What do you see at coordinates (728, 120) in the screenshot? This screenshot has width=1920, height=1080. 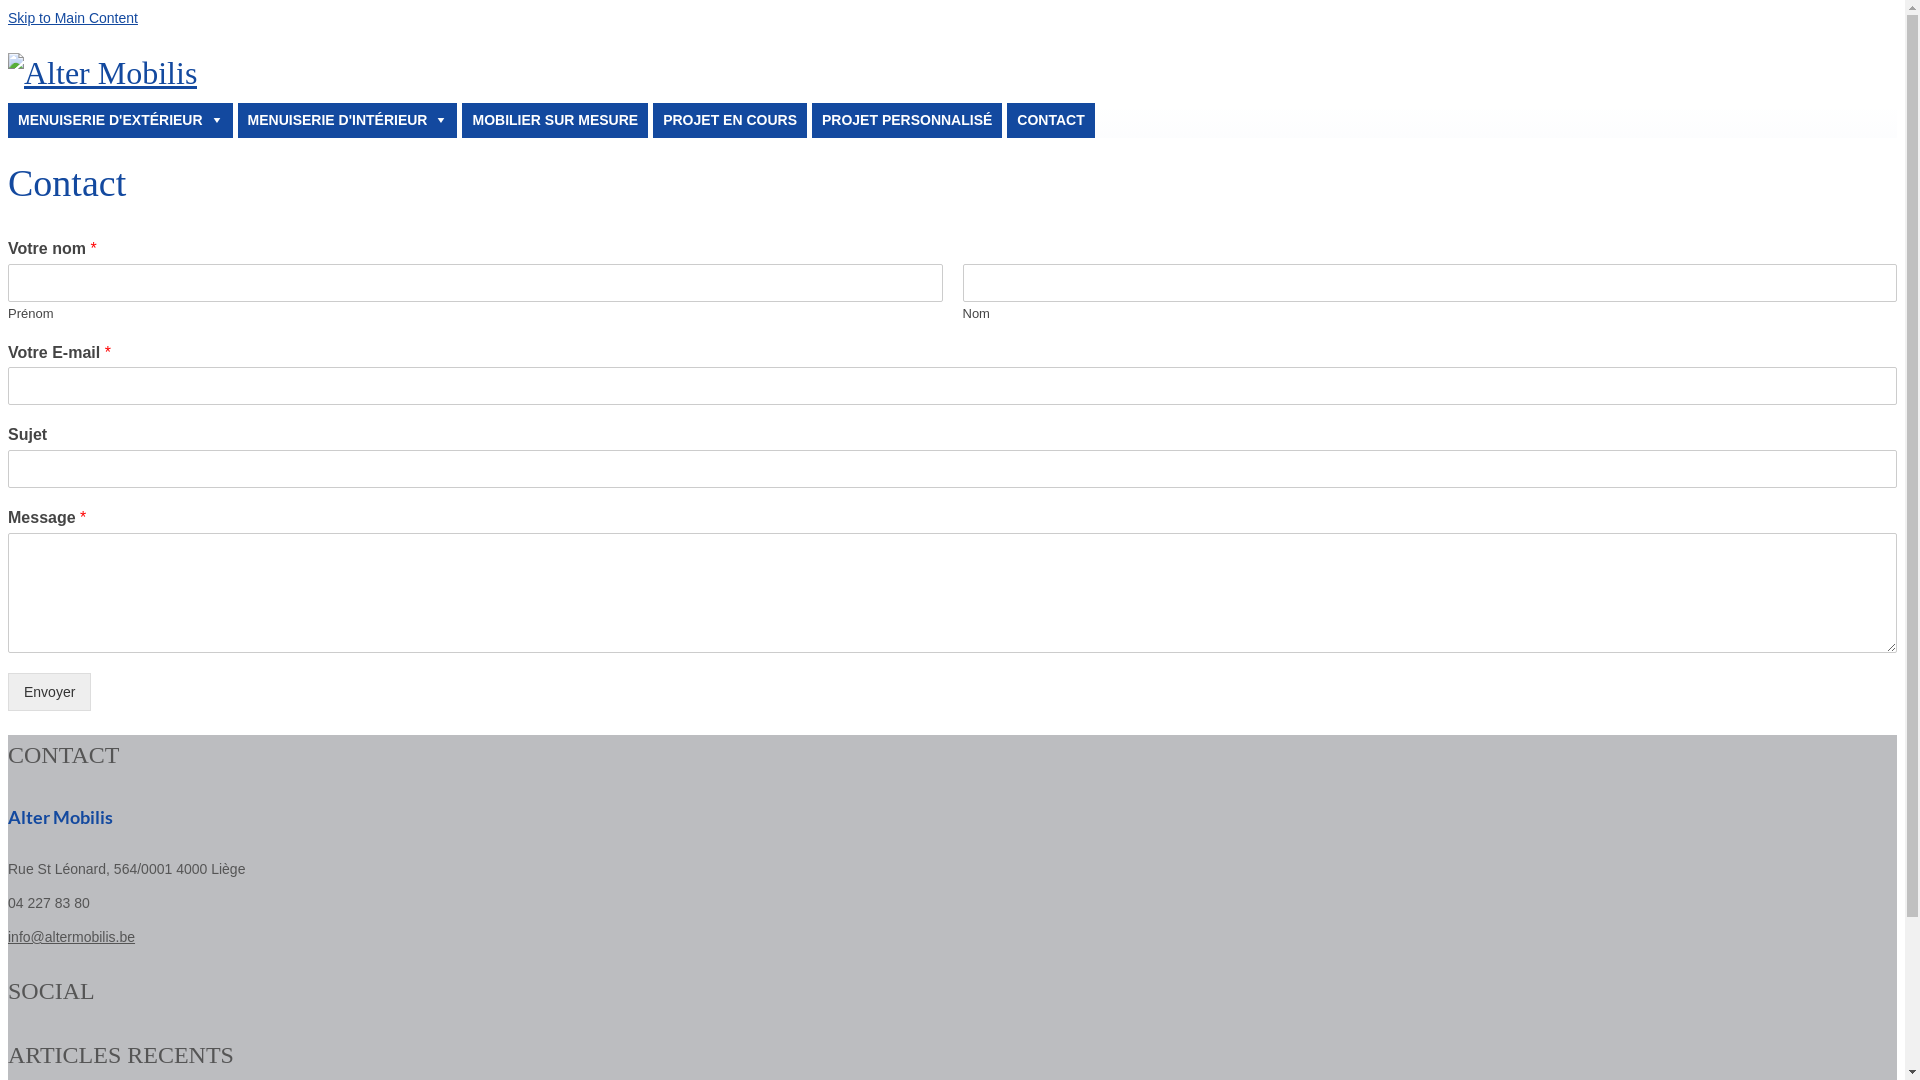 I see `'PROJET EN COURS'` at bounding box center [728, 120].